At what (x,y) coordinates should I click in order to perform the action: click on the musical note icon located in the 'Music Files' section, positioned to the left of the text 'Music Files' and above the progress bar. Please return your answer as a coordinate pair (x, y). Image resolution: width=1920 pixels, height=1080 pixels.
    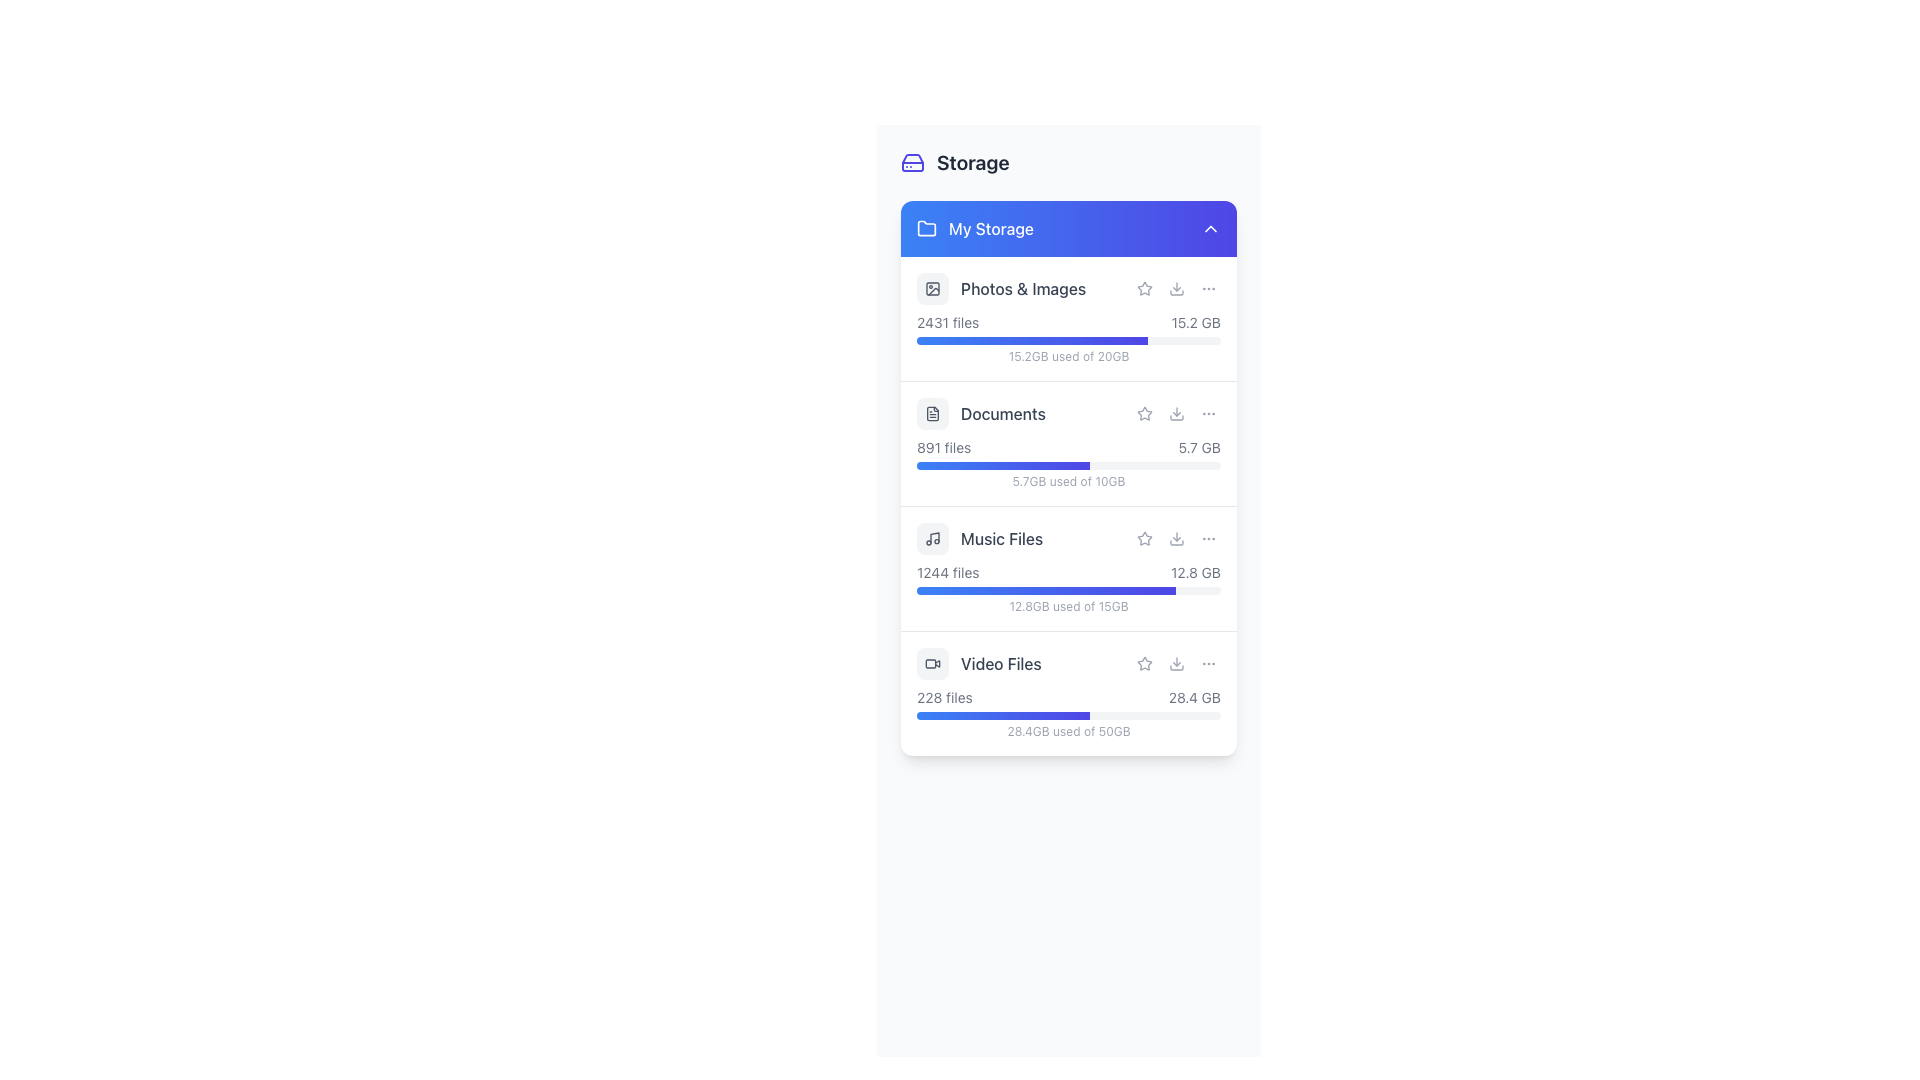
    Looking at the image, I should click on (931, 538).